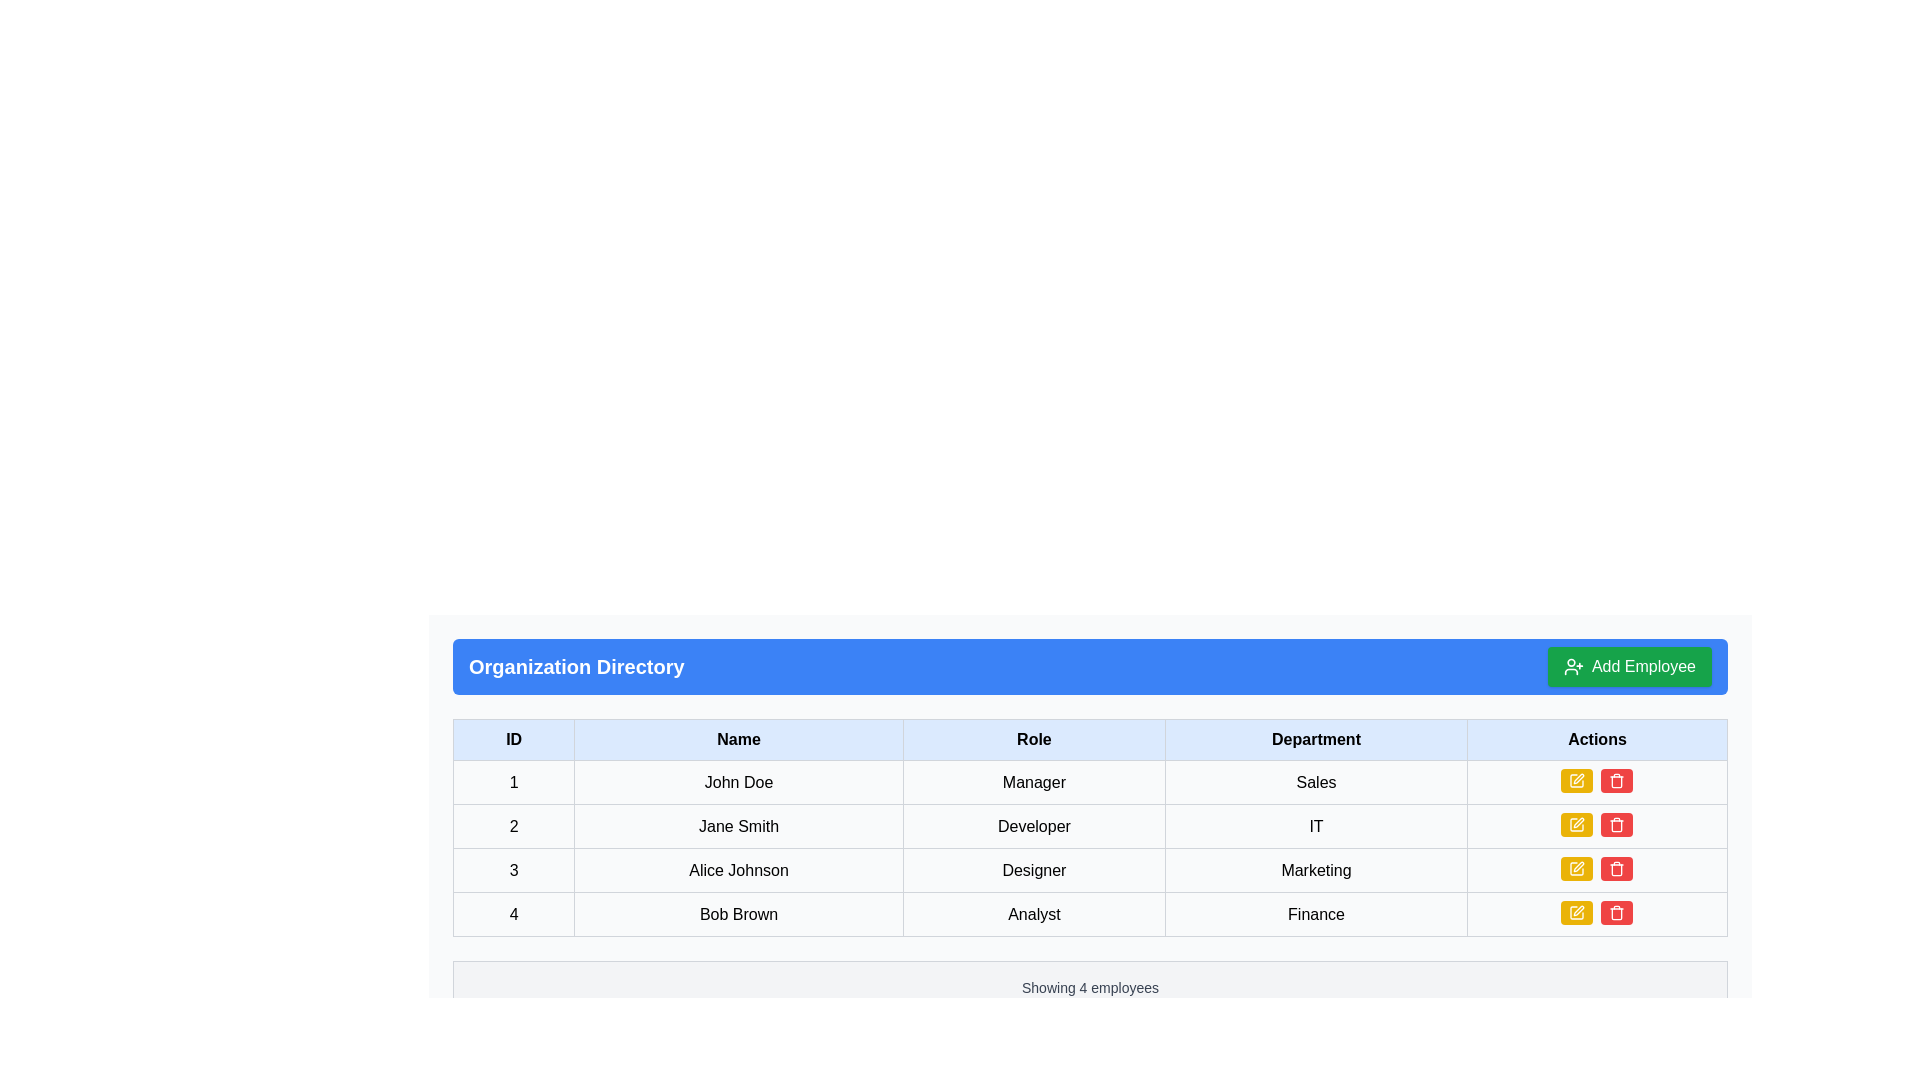 The width and height of the screenshot is (1920, 1080). What do you see at coordinates (1316, 826) in the screenshot?
I see `the table cell element displaying 'IT' under the 'Department' heading for the 'Jane Smith' row` at bounding box center [1316, 826].